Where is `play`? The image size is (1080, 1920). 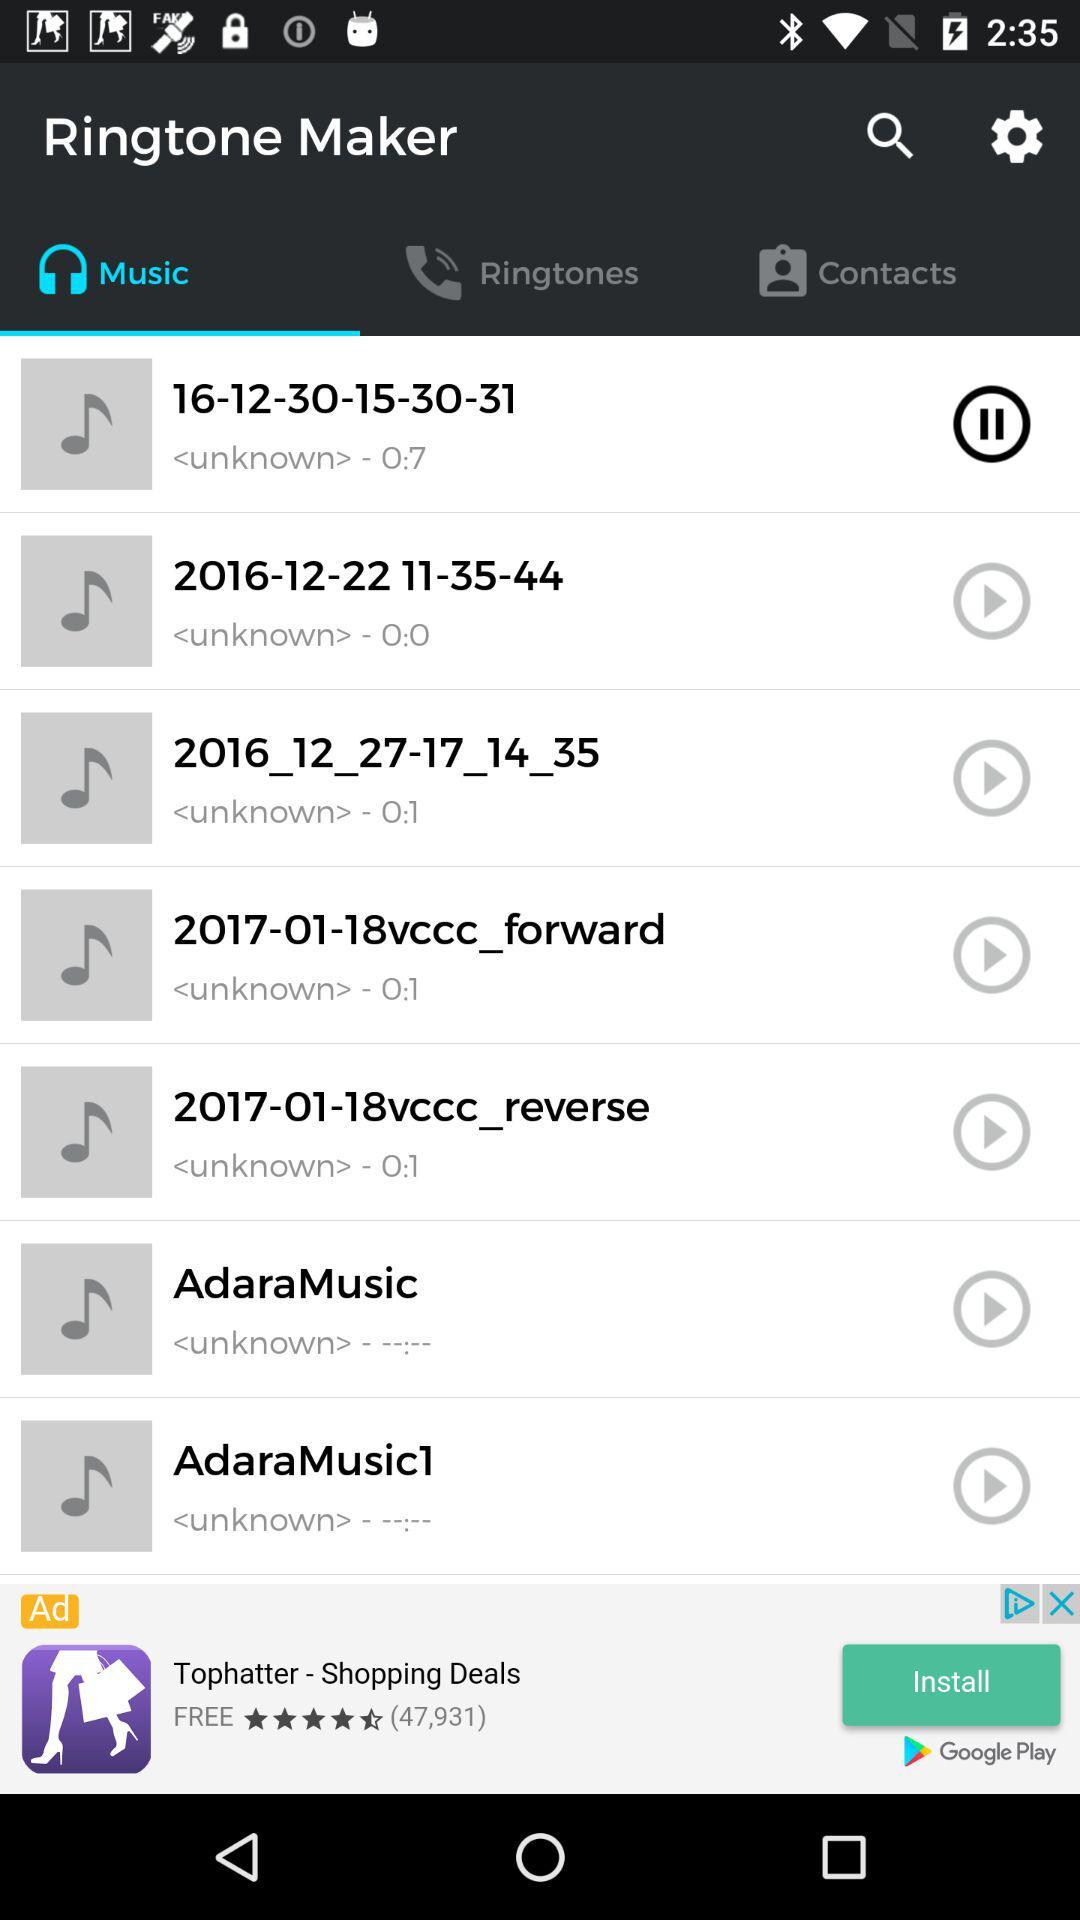
play is located at coordinates (991, 777).